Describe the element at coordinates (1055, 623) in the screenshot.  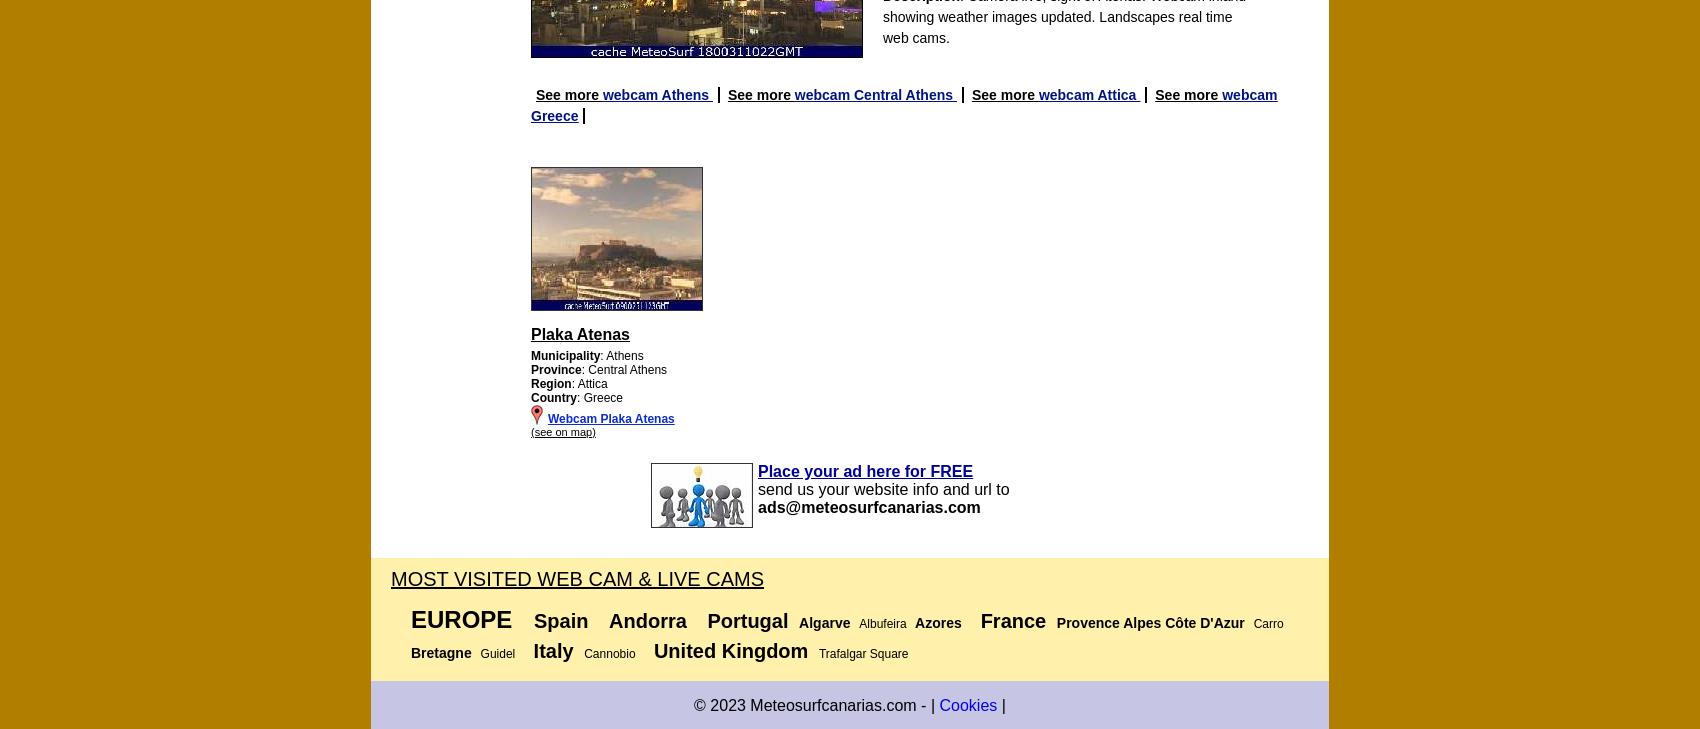
I see `'Provence Alpes Côte D'Azur'` at that location.